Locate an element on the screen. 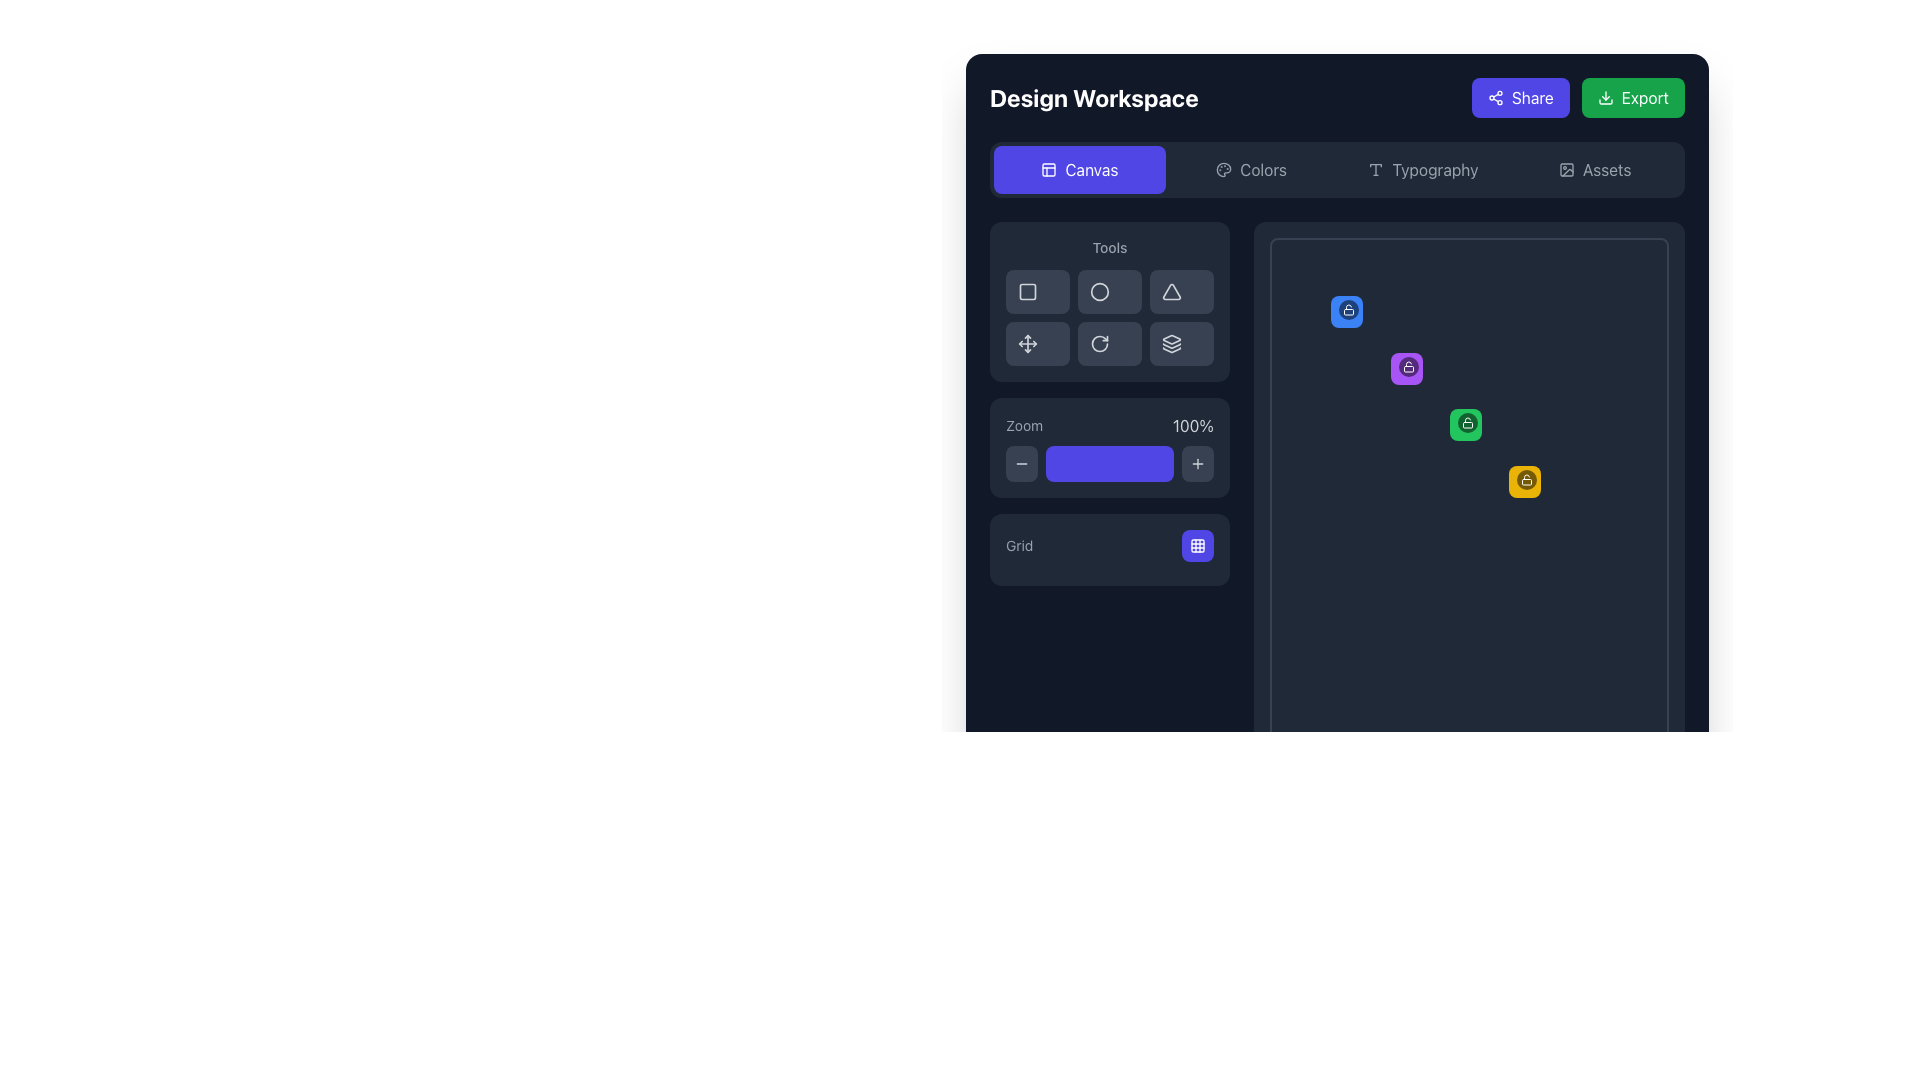  the indigo-colored square button with a grid icon inside is located at coordinates (1198, 546).